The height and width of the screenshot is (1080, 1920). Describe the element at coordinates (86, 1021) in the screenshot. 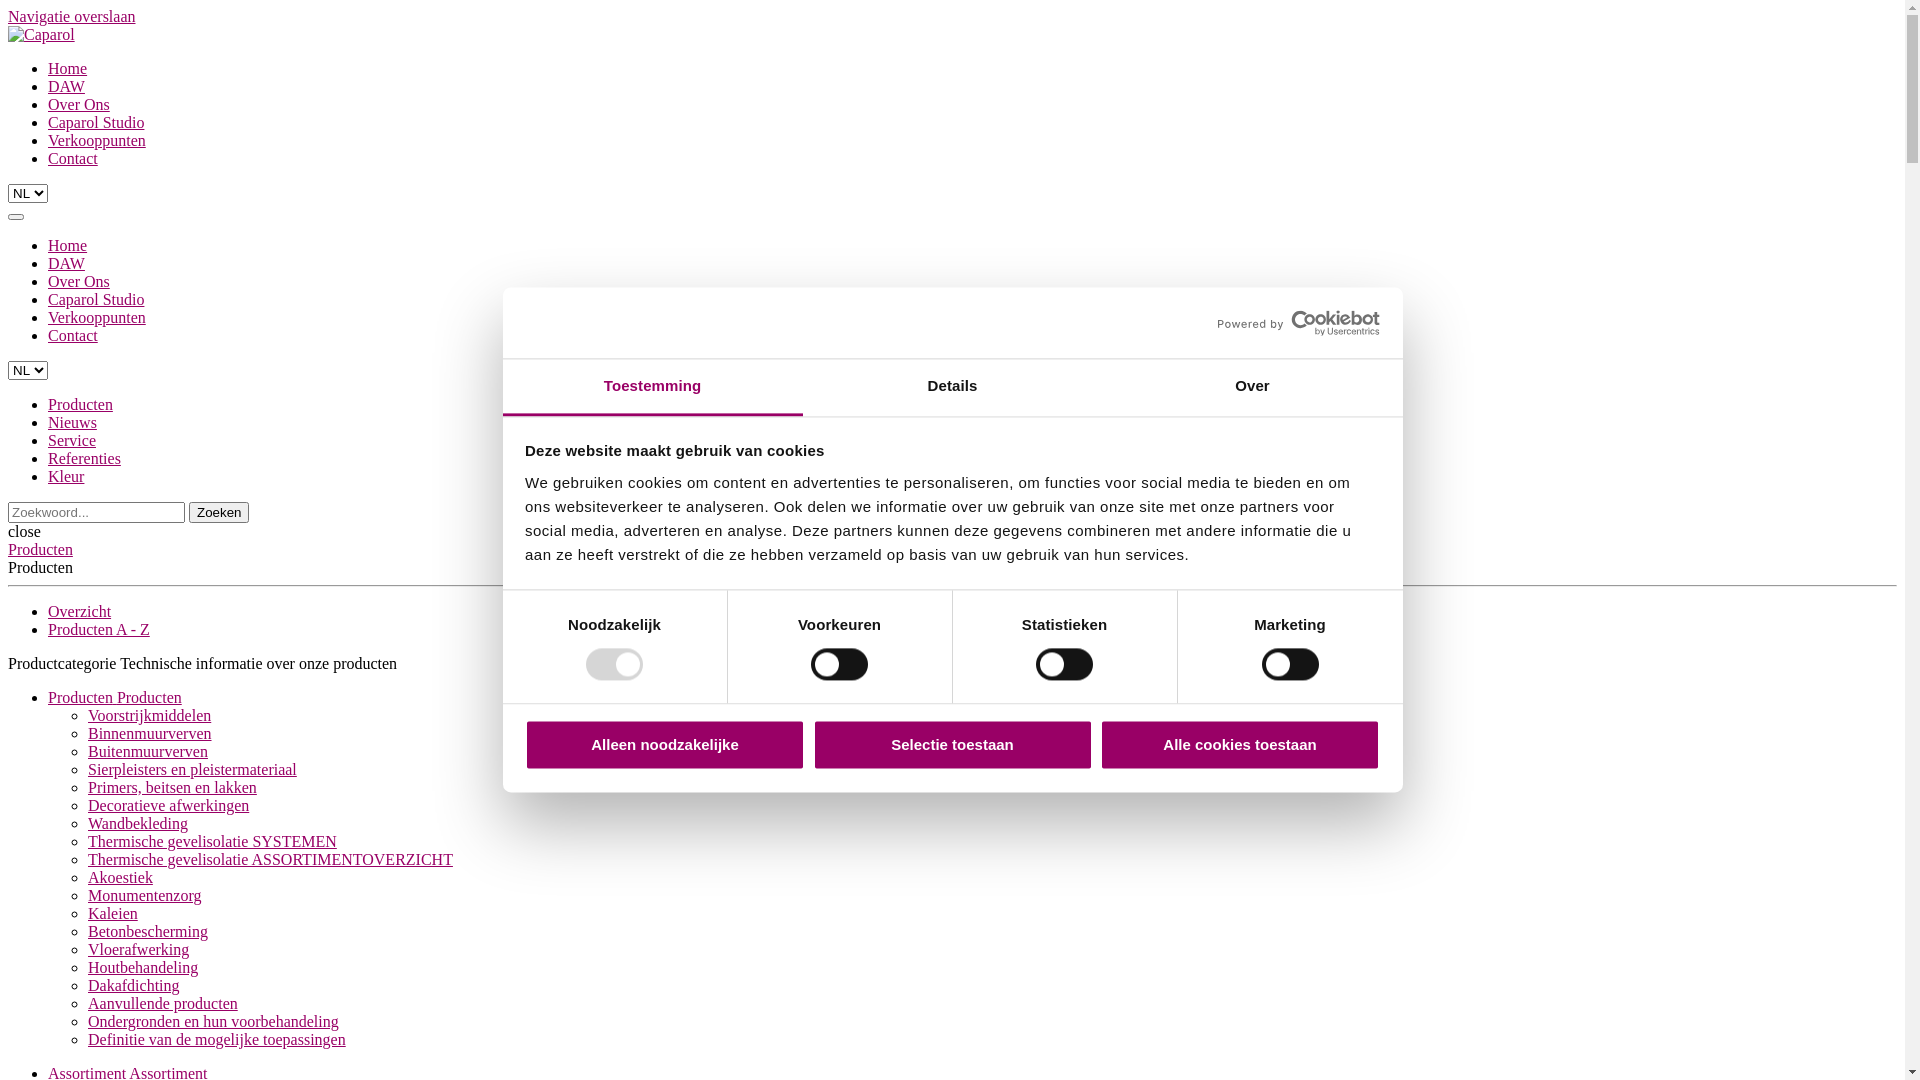

I see `'Ondergronden en hun voorbehandeling'` at that location.